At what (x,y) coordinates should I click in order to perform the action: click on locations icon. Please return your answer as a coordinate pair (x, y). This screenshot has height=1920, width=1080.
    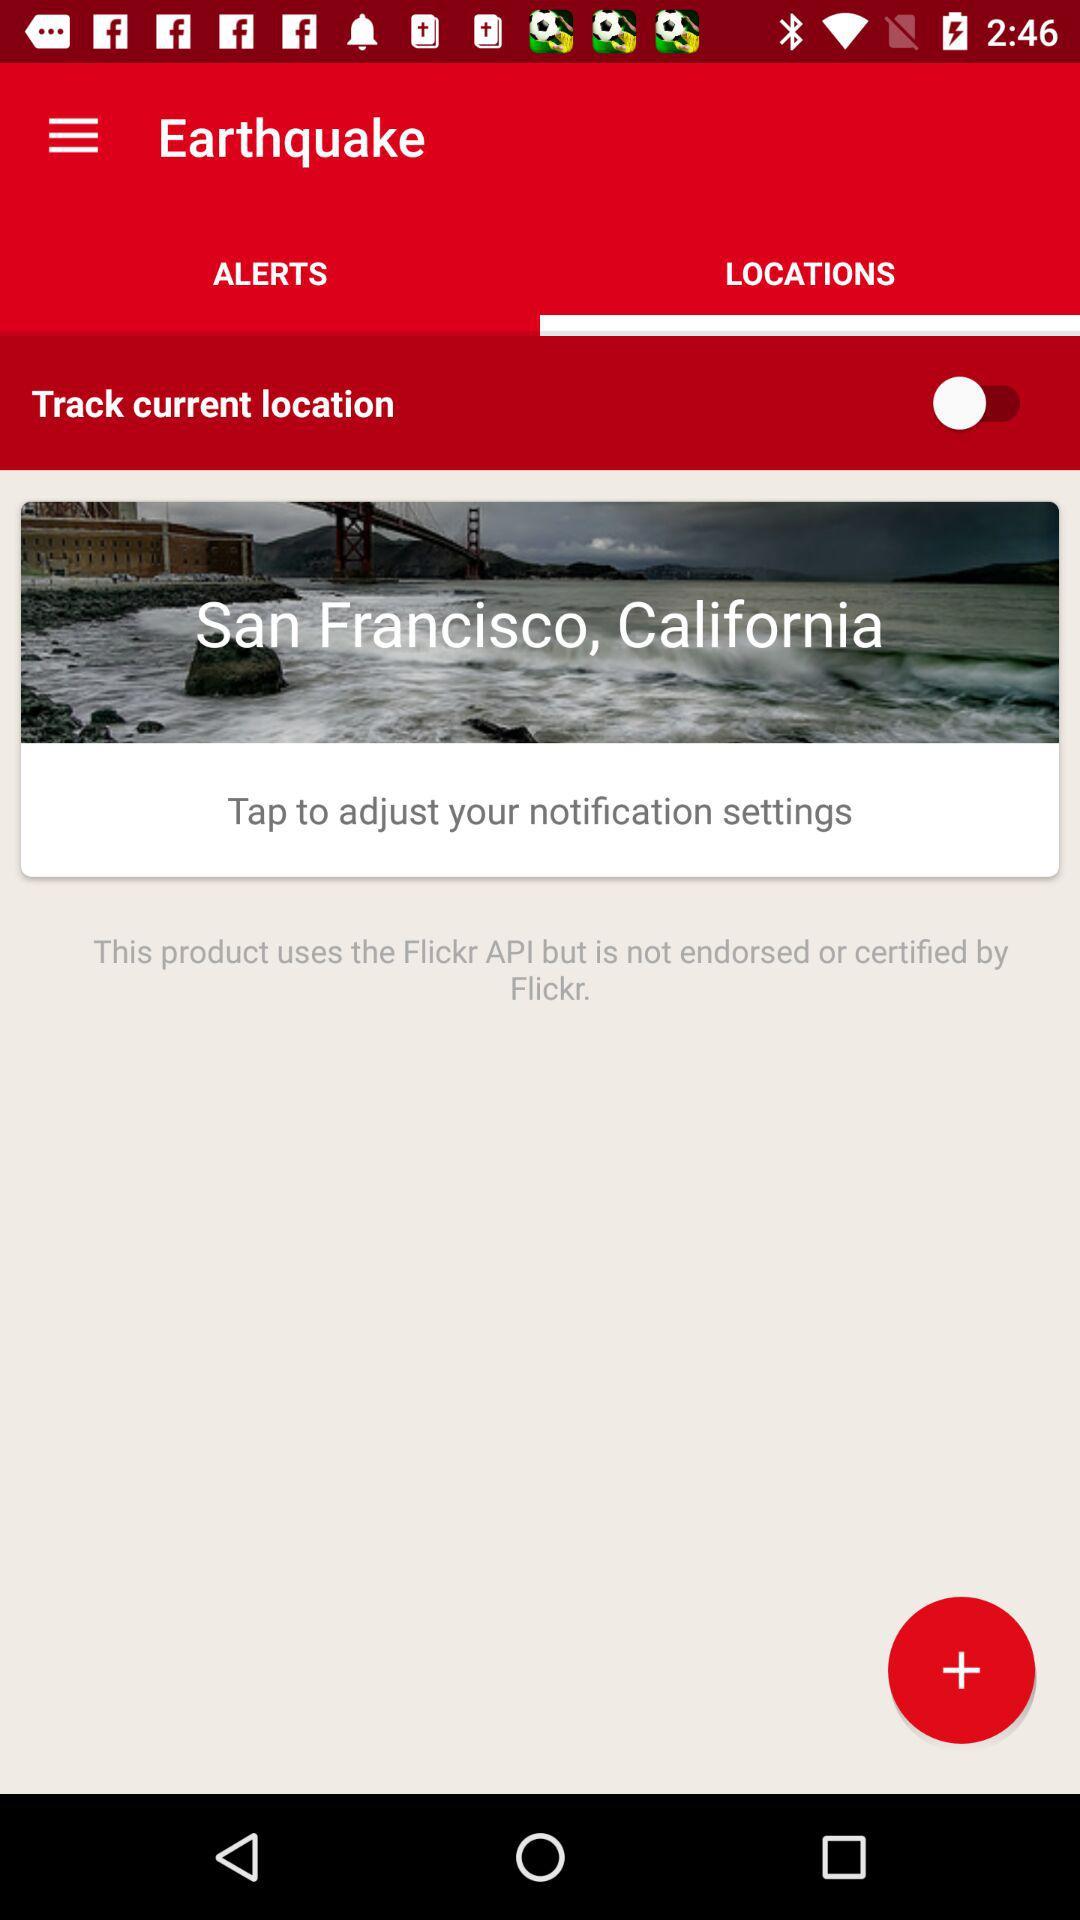
    Looking at the image, I should click on (810, 272).